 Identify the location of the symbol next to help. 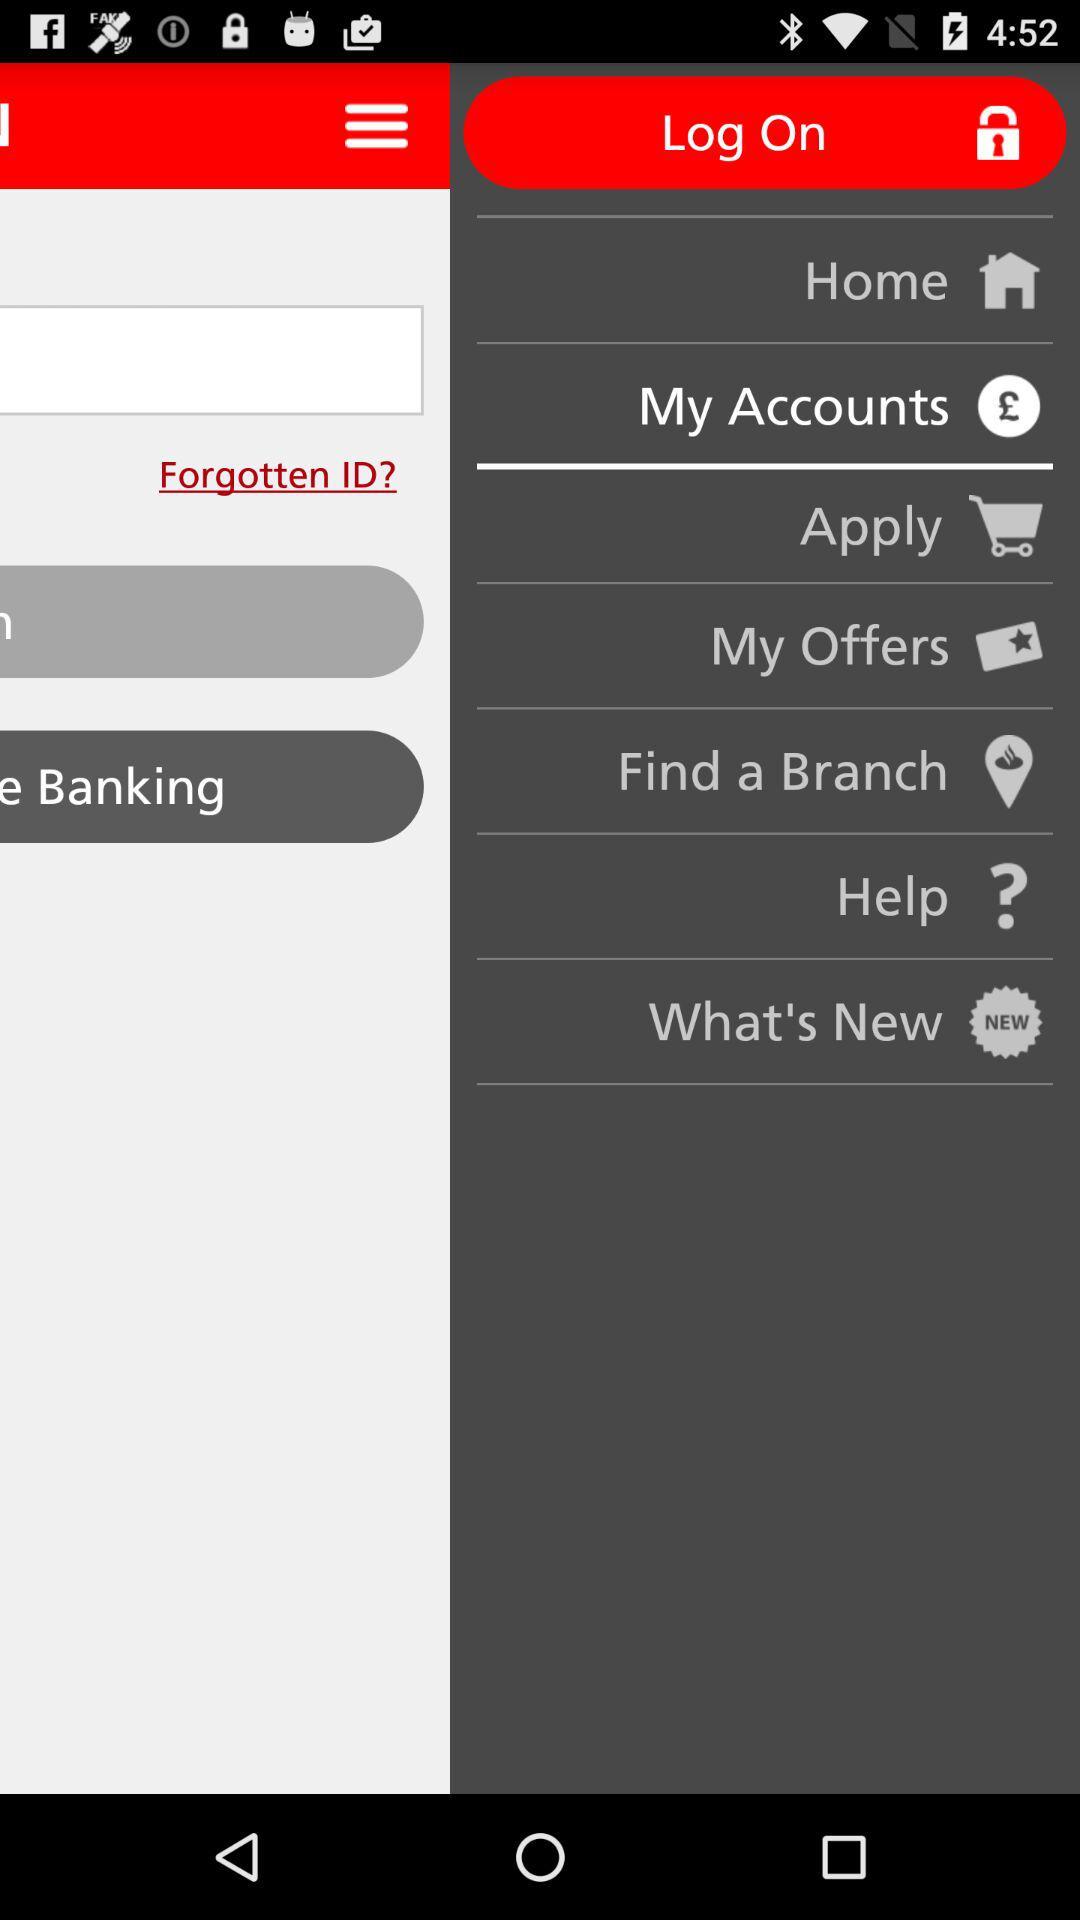
(1009, 896).